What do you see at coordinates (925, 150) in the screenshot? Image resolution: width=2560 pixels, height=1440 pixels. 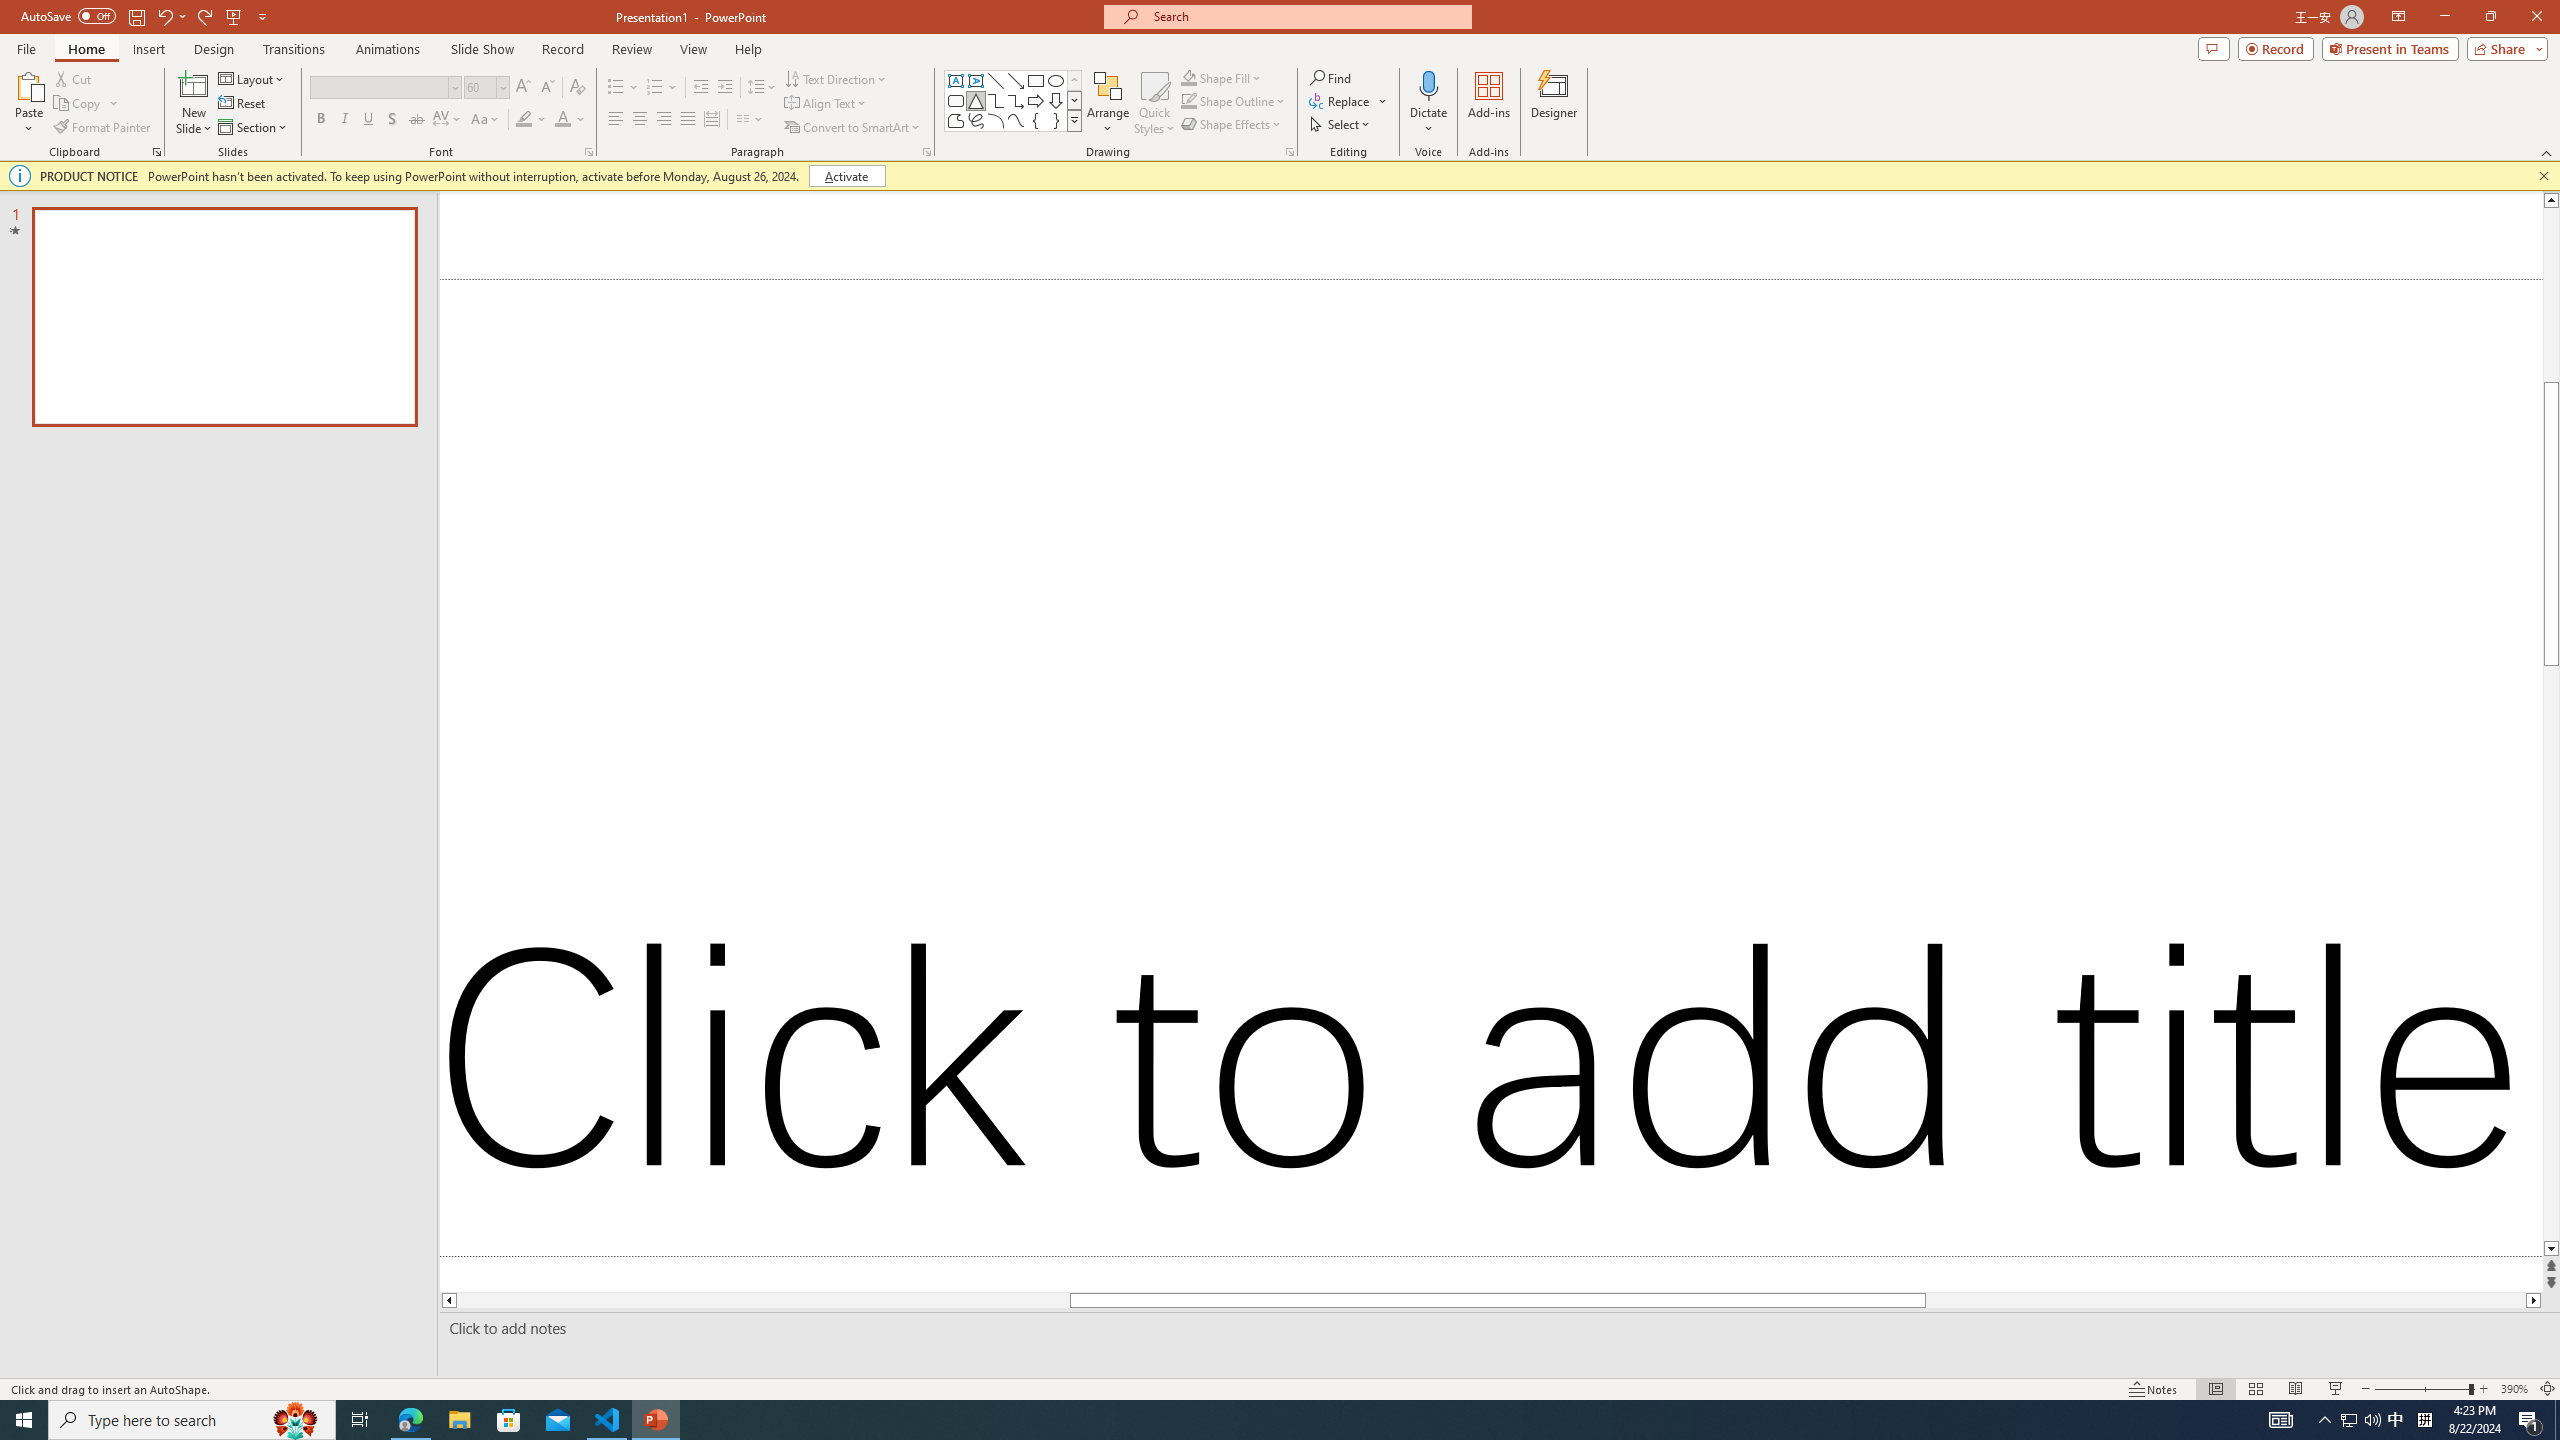 I see `'Paragraph...'` at bounding box center [925, 150].